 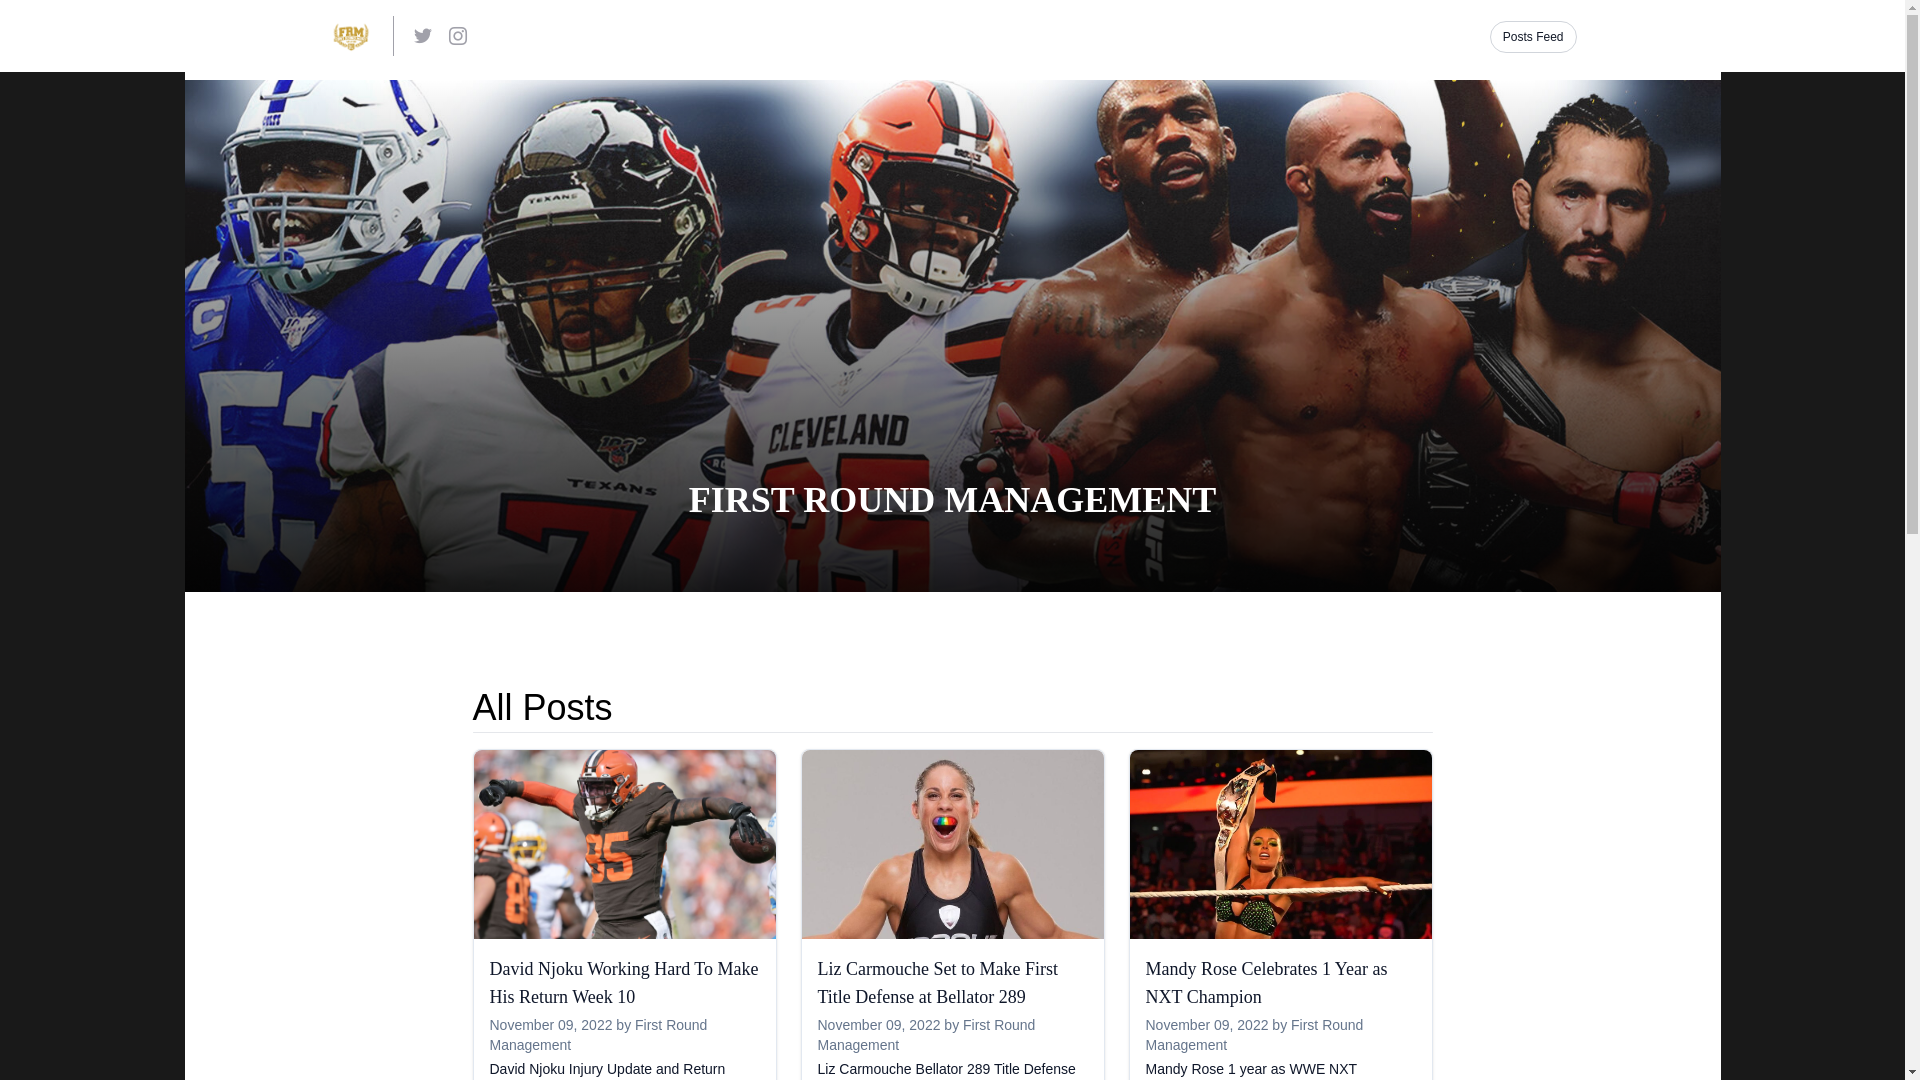 I want to click on 'Posts Feed', so click(x=1532, y=37).